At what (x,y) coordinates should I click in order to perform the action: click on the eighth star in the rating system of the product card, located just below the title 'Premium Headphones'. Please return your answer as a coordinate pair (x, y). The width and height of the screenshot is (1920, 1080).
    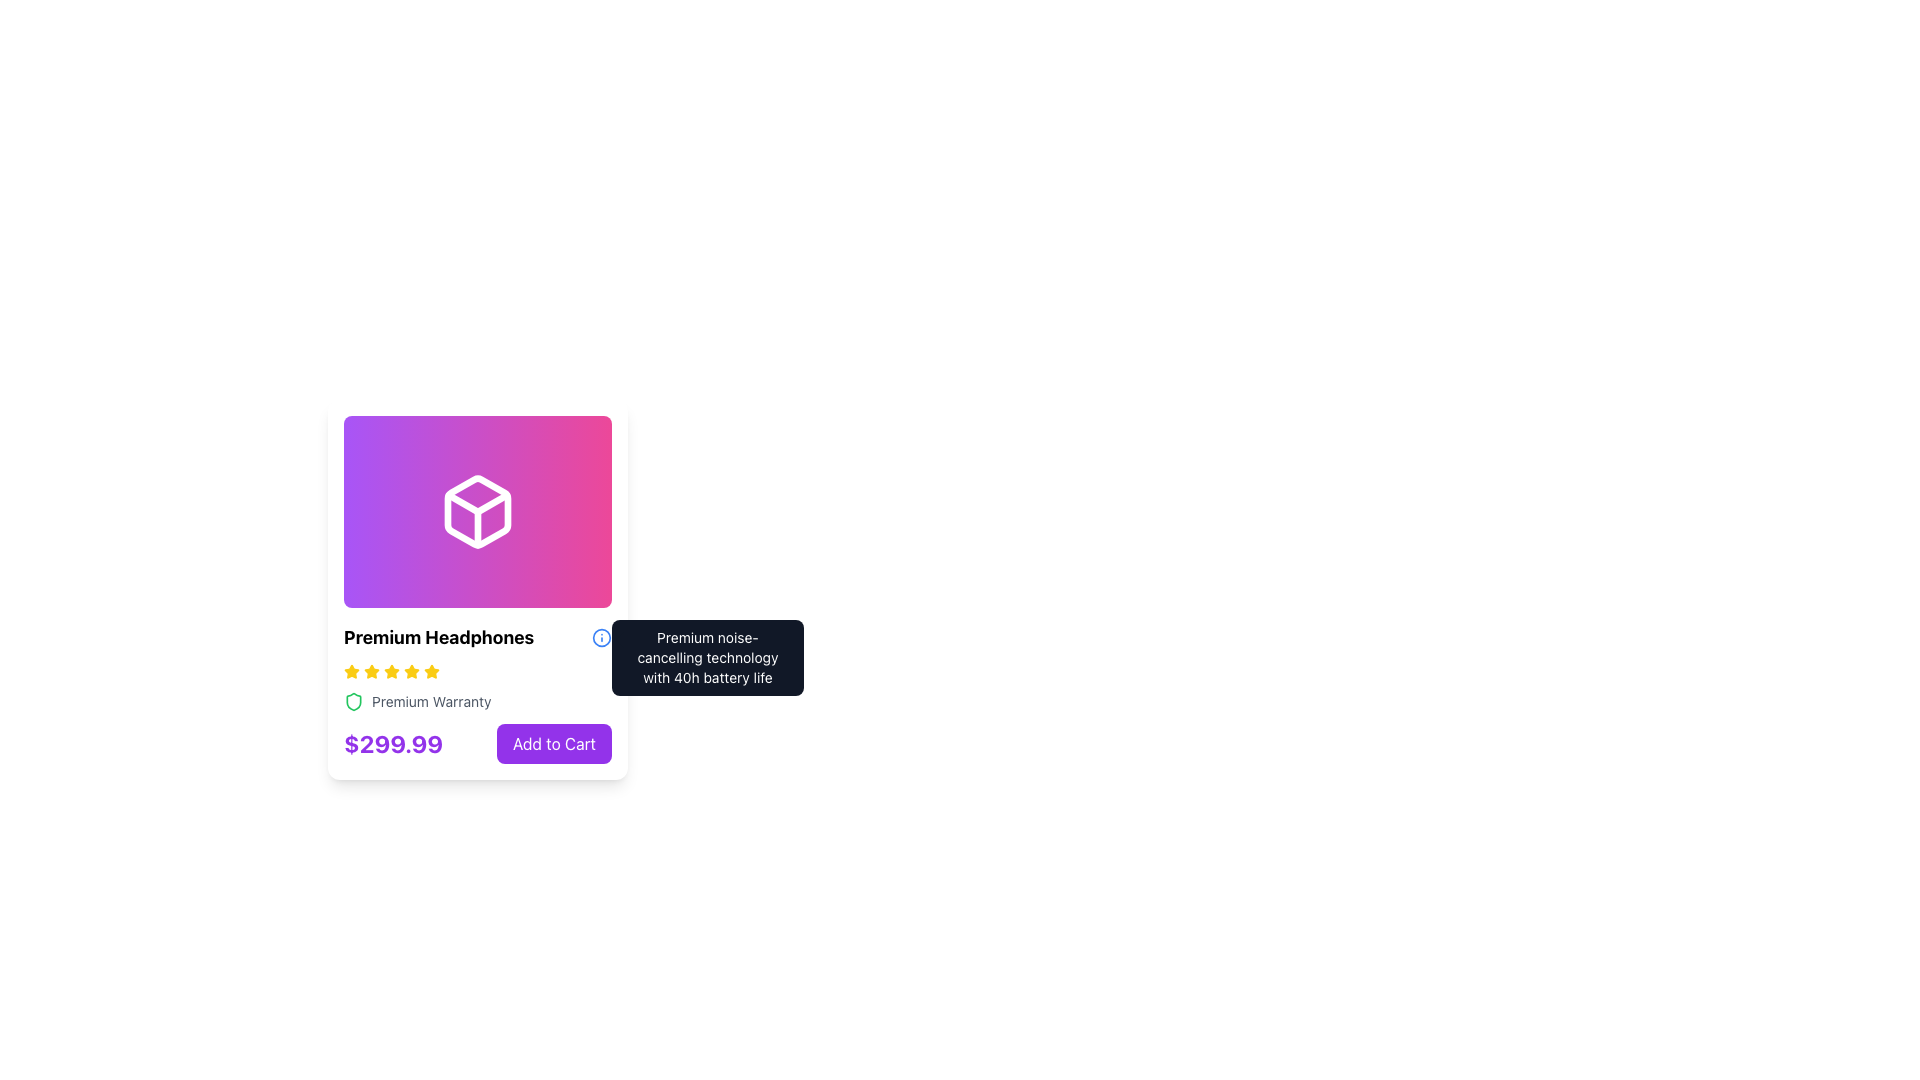
    Looking at the image, I should click on (431, 671).